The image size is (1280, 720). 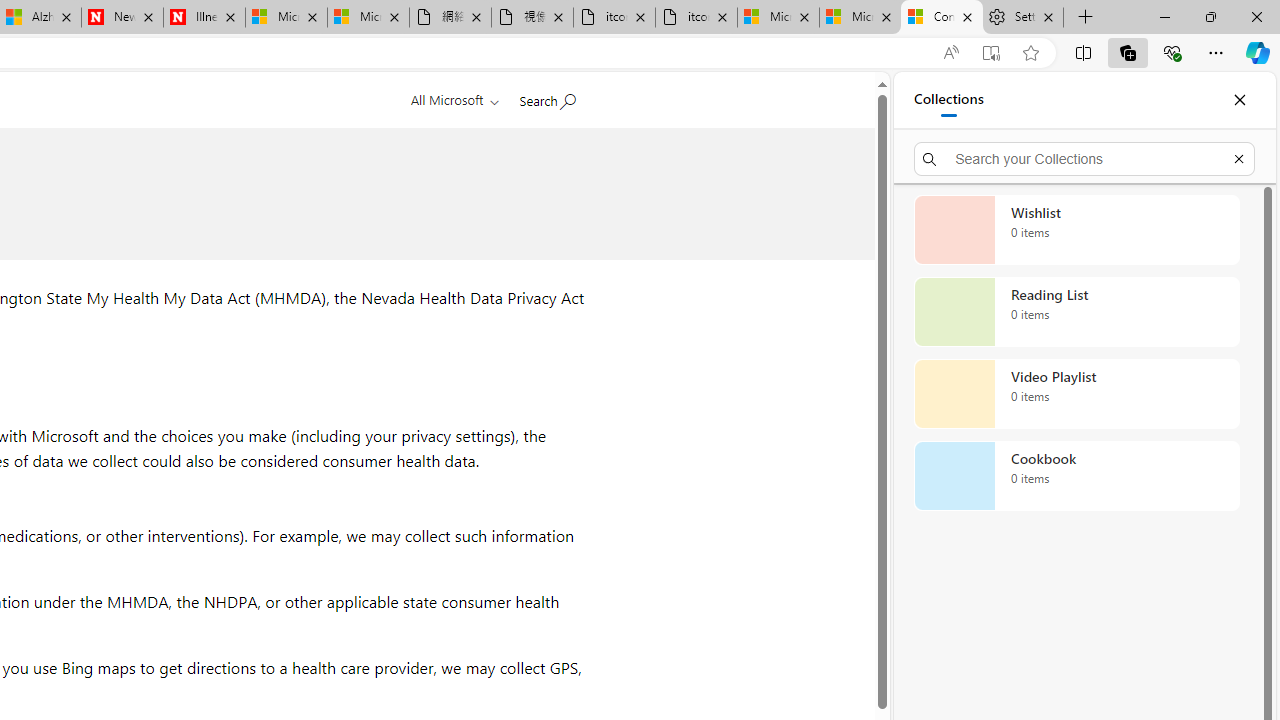 I want to click on 'Newsweek - News, Analysis, Politics, Business, Technology', so click(x=121, y=17).